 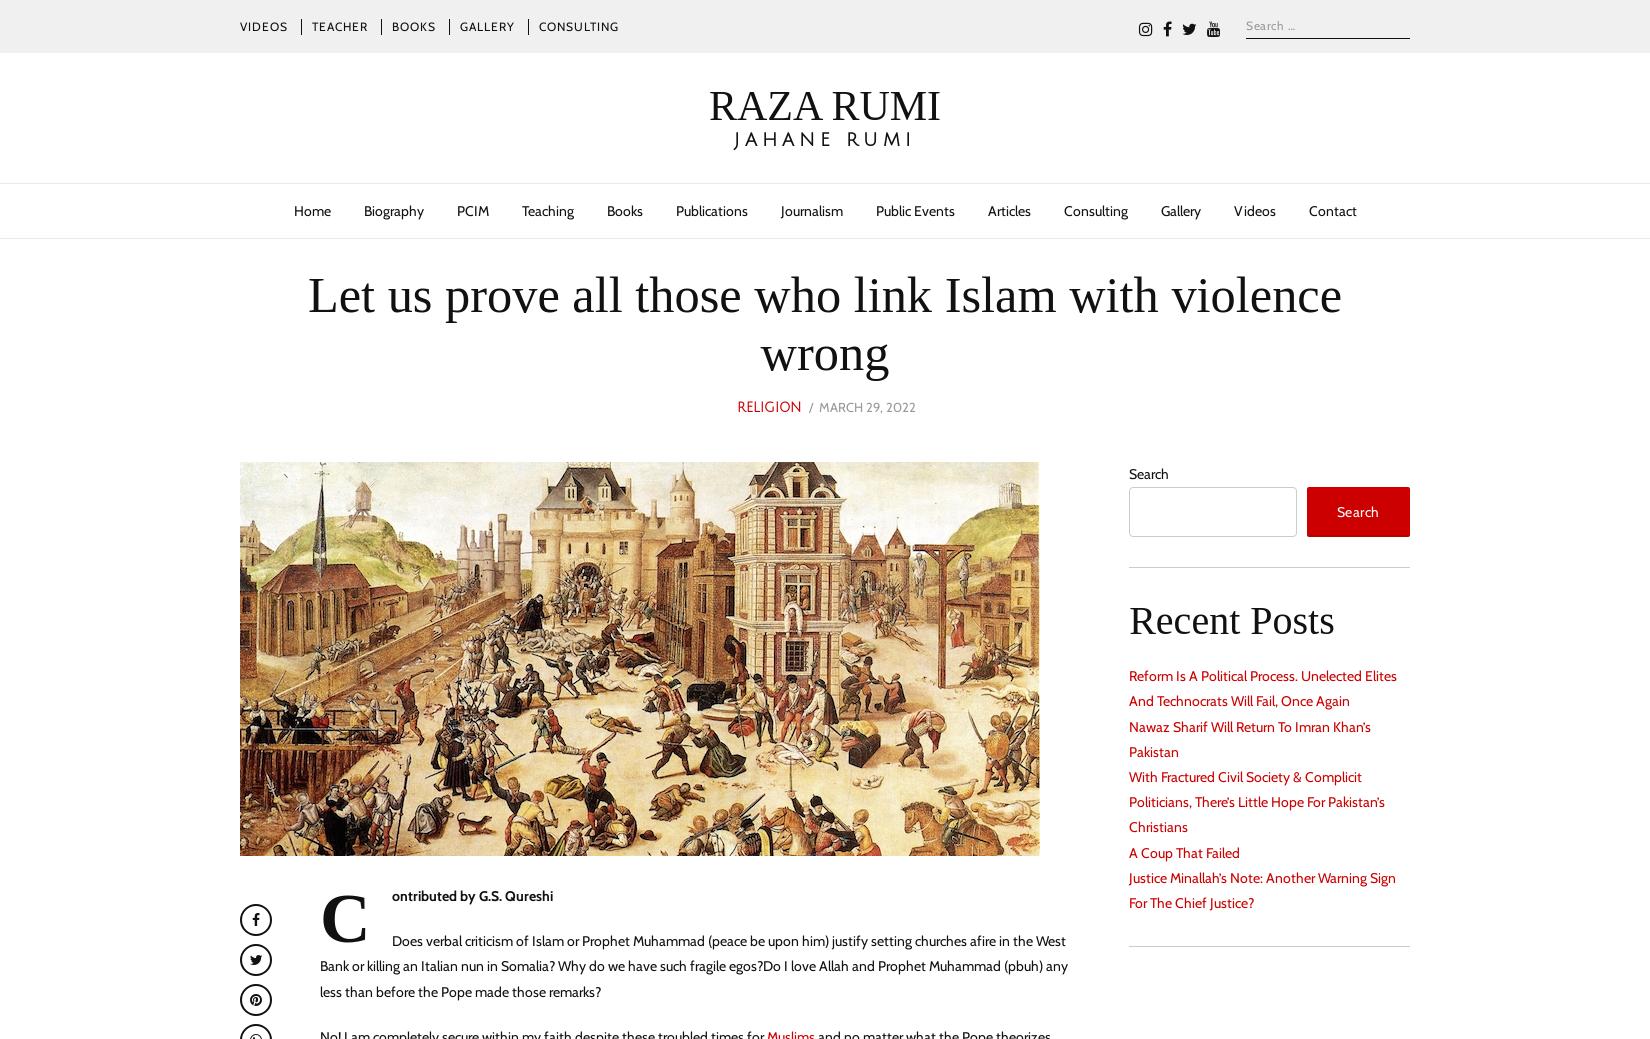 I want to click on 'Articles', so click(x=1008, y=209).